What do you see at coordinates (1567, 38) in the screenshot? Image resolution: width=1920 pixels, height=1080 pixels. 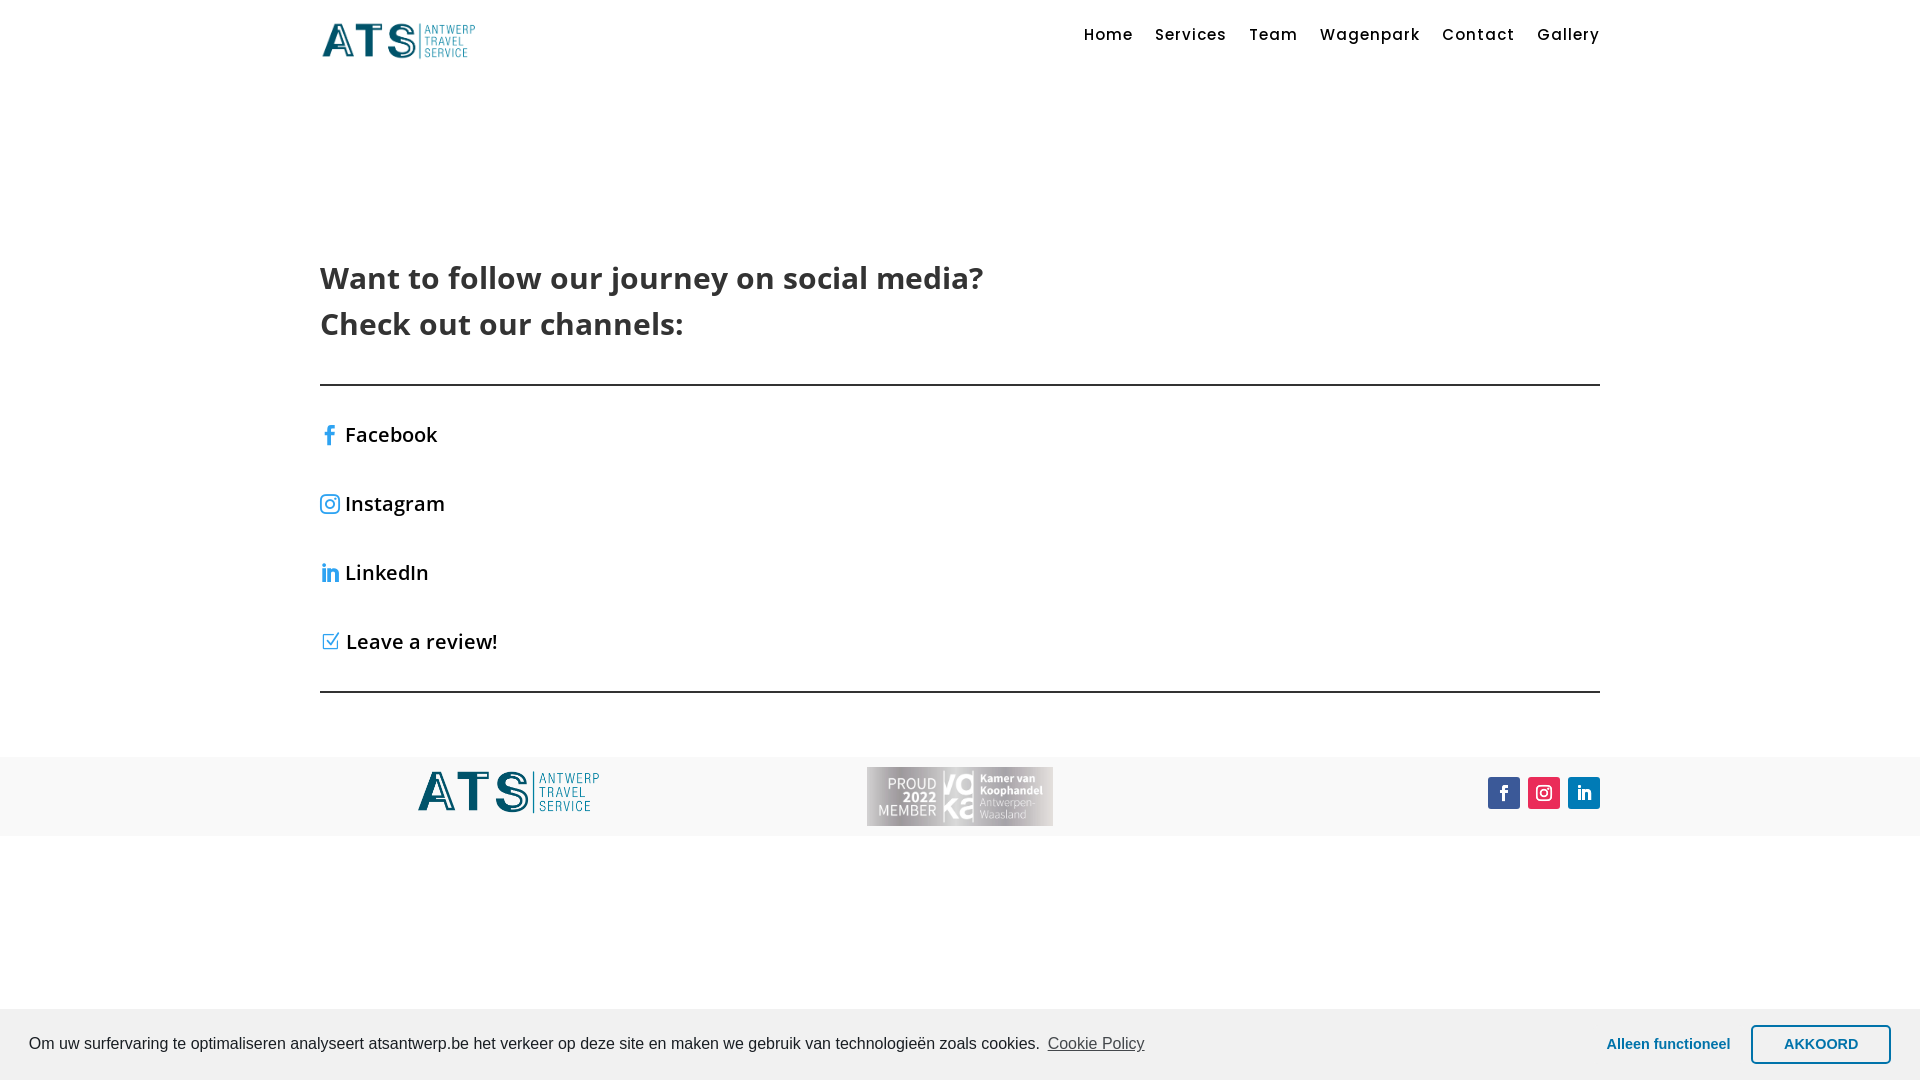 I see `'Gallery'` at bounding box center [1567, 38].